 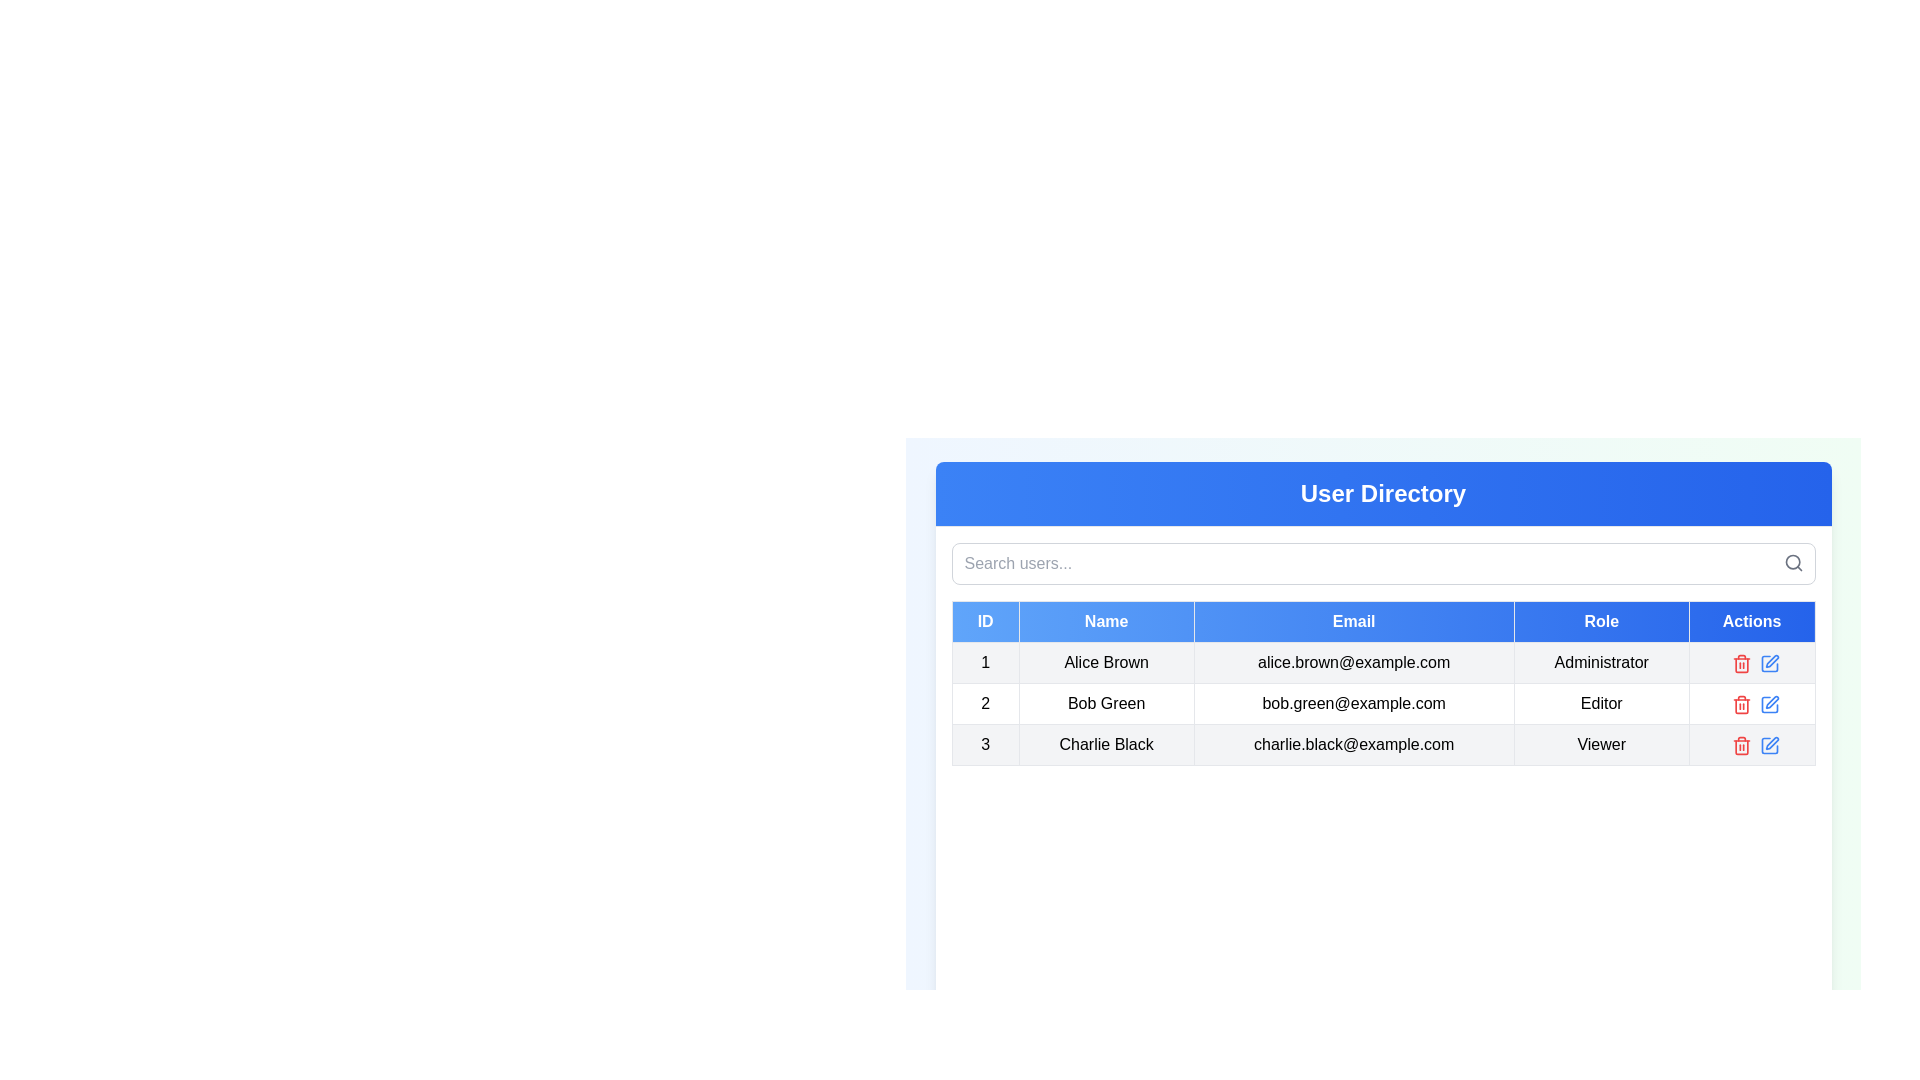 I want to click on the 'Role' table header, which is the fourth header in a blue gradient title bar of the user details table, located between 'Email' and 'Actions', so click(x=1601, y=620).